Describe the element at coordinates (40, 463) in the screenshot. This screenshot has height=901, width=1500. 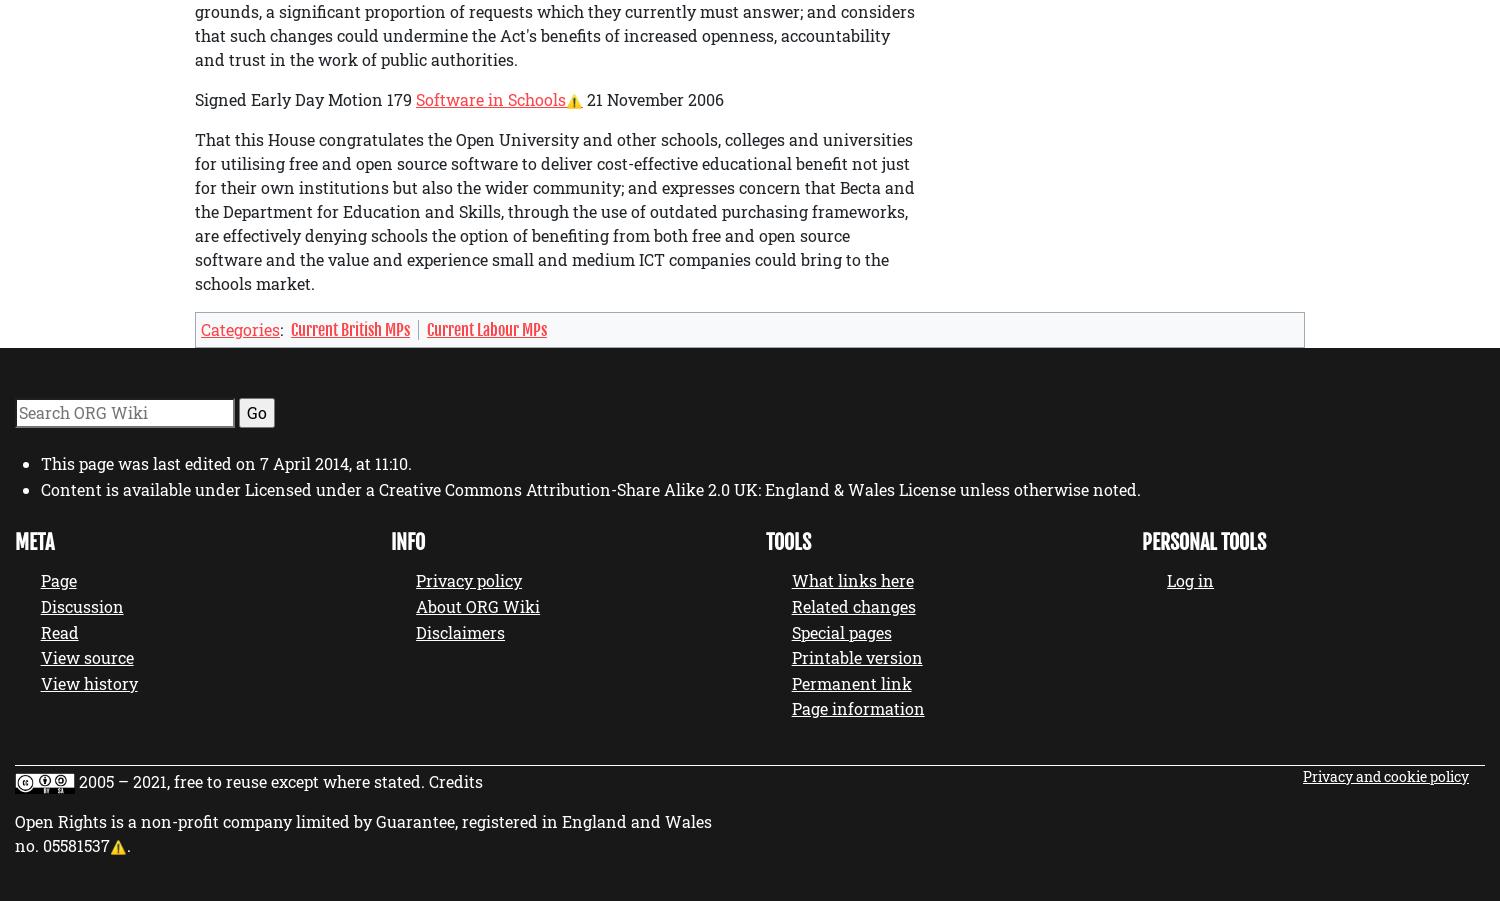
I see `'This page was last edited on 7 April 2014, at 11:10.'` at that location.